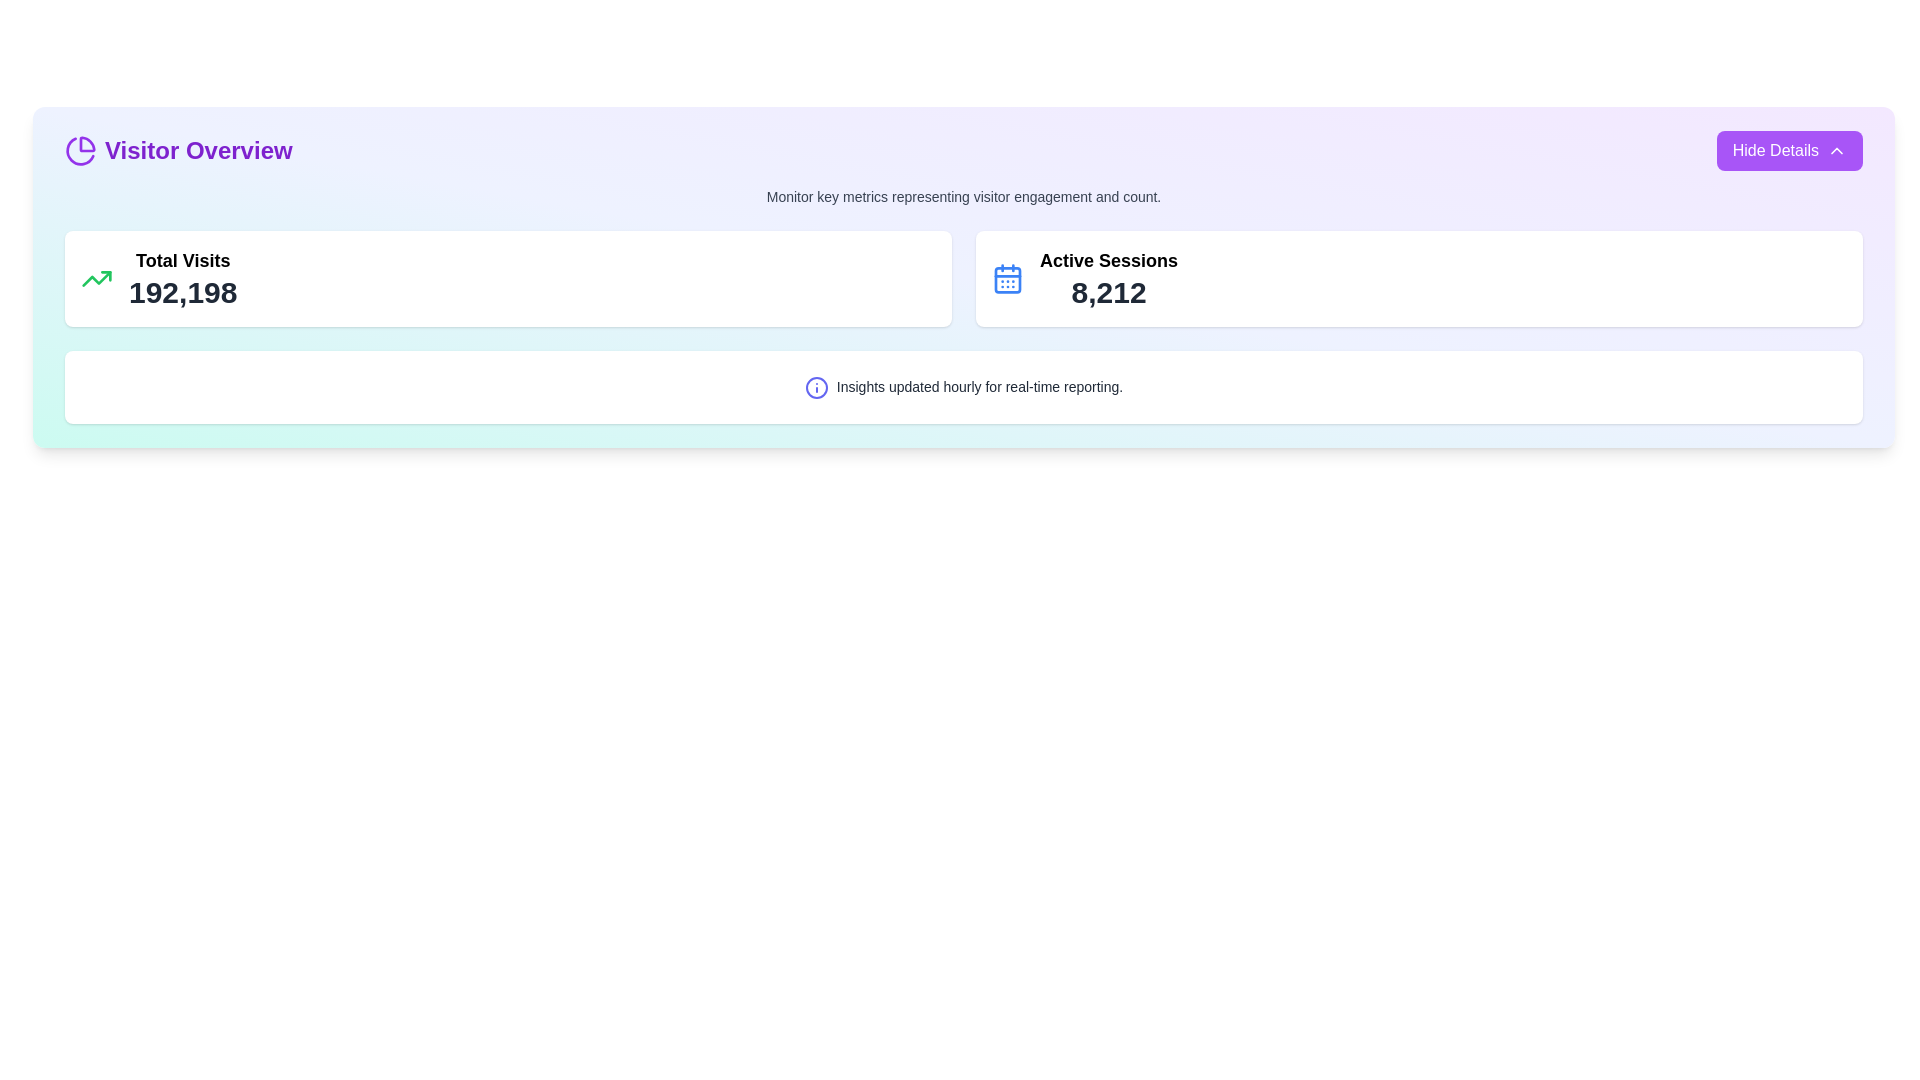 The width and height of the screenshot is (1920, 1080). What do you see at coordinates (1008, 278) in the screenshot?
I see `the 'Active Sessions' data represented by the calendar icon located at the top-right section of the interface, beside the label 'Active Sessions' and above the number '8,212'` at bounding box center [1008, 278].